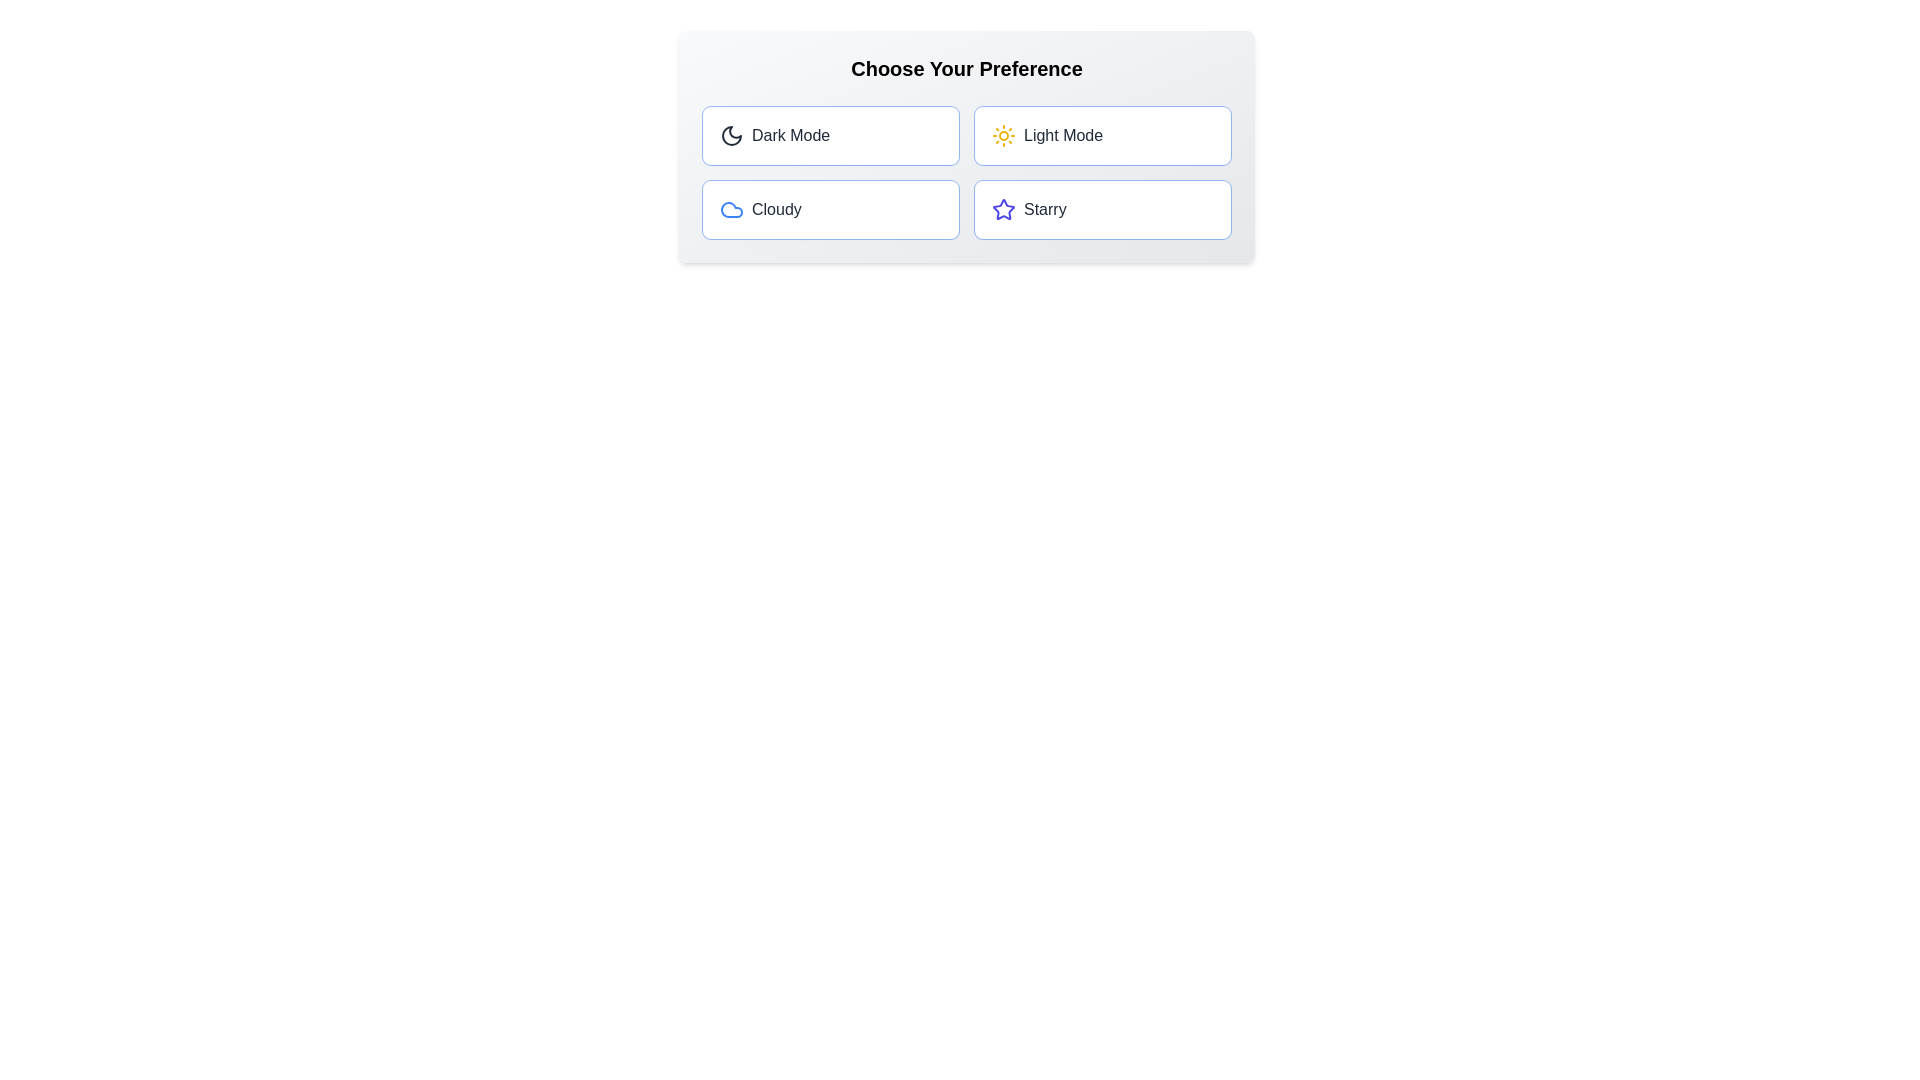 The height and width of the screenshot is (1080, 1920). I want to click on the text label displaying 'Starry' located in the bottom-right segment of the grid, adjacent to the star icon, so click(1044, 209).